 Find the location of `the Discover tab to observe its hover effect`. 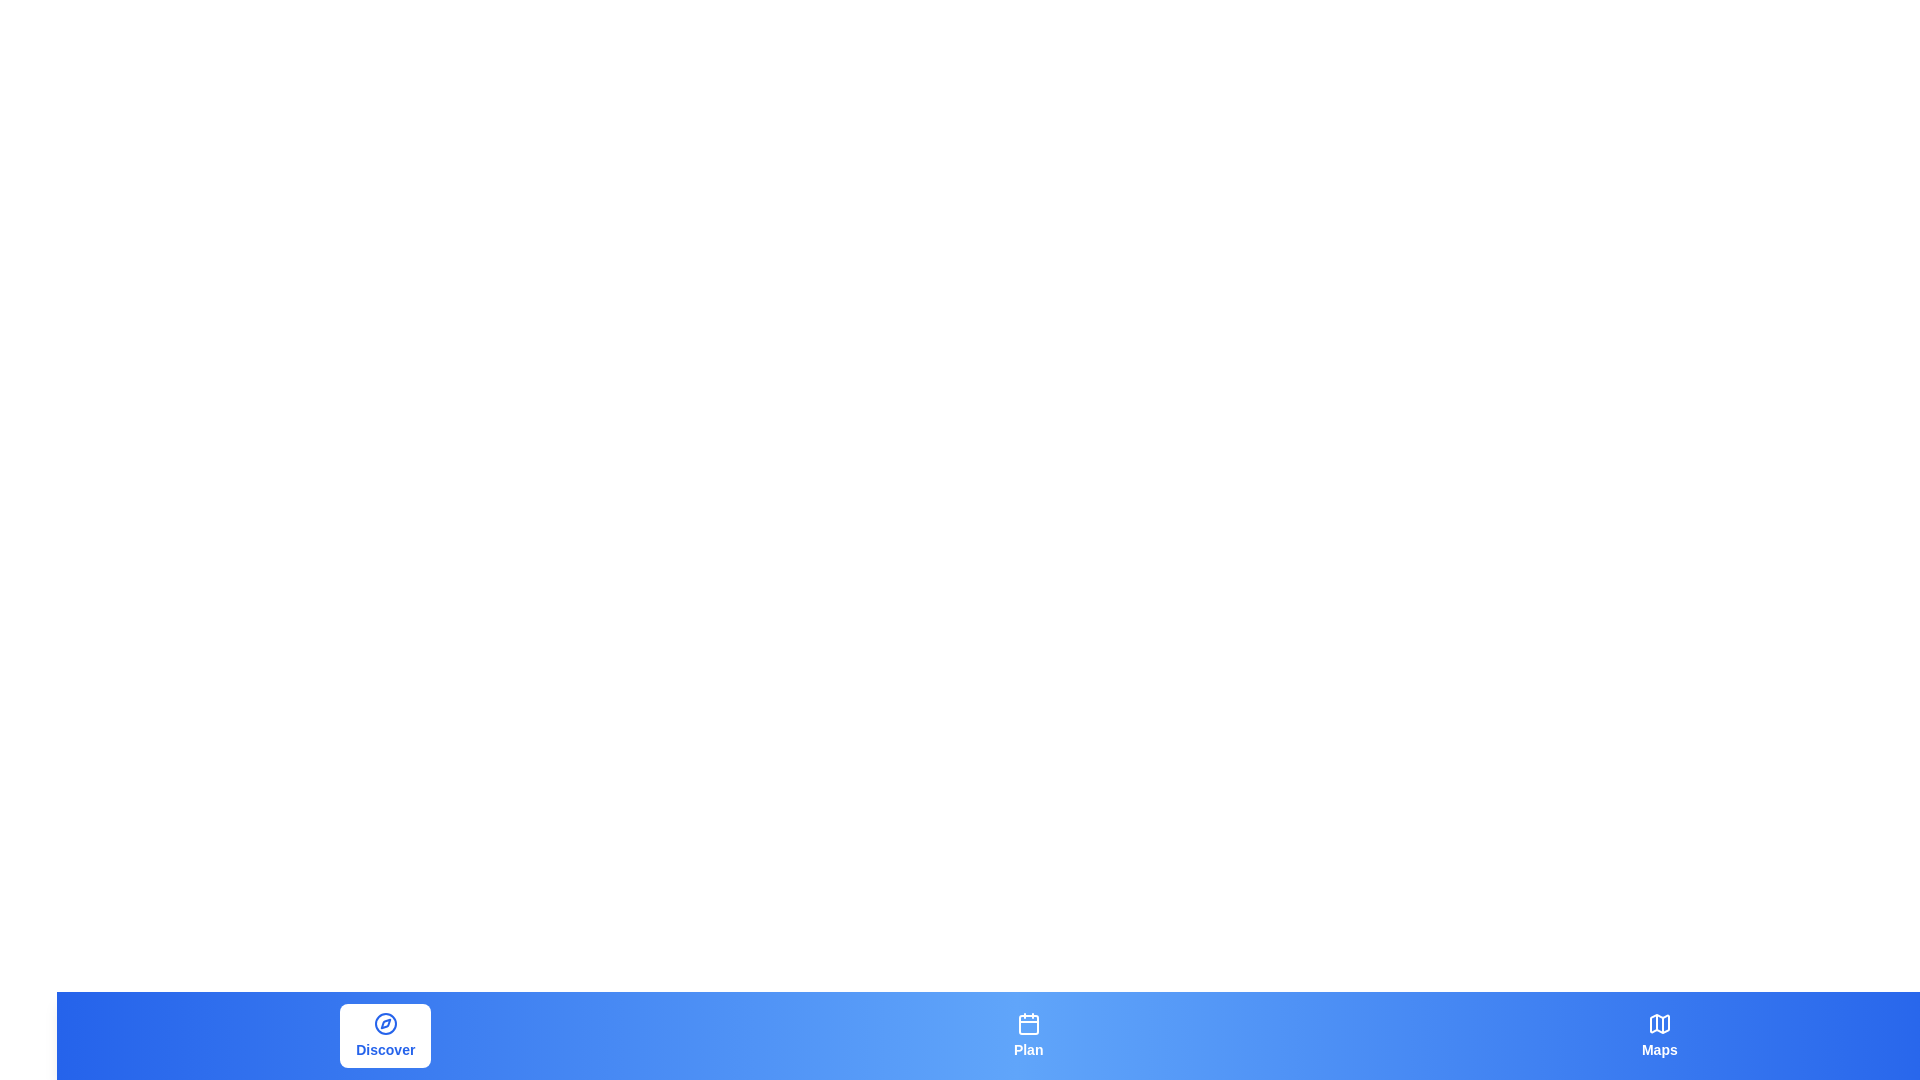

the Discover tab to observe its hover effect is located at coordinates (385, 1035).